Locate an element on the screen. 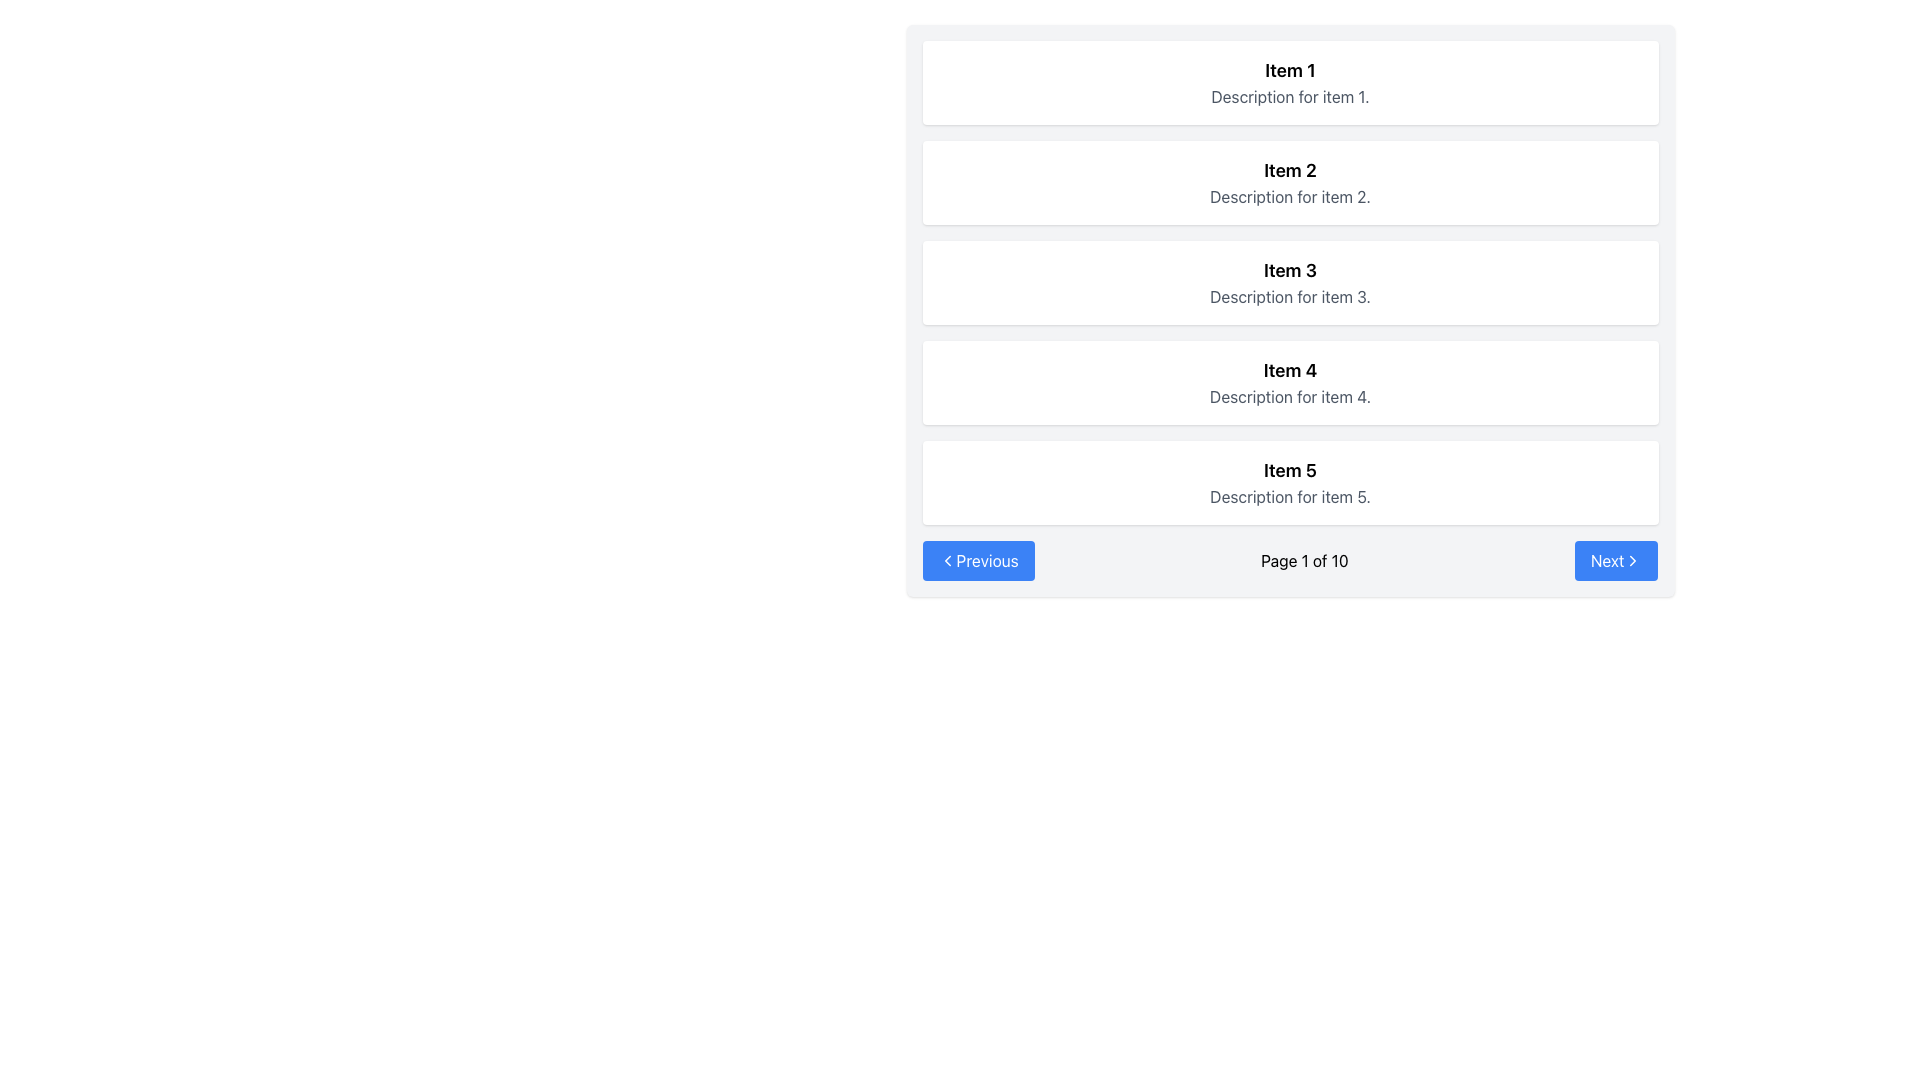  the text label that identifies 'Item 3' within the third content box of the vertically stacked list is located at coordinates (1290, 270).